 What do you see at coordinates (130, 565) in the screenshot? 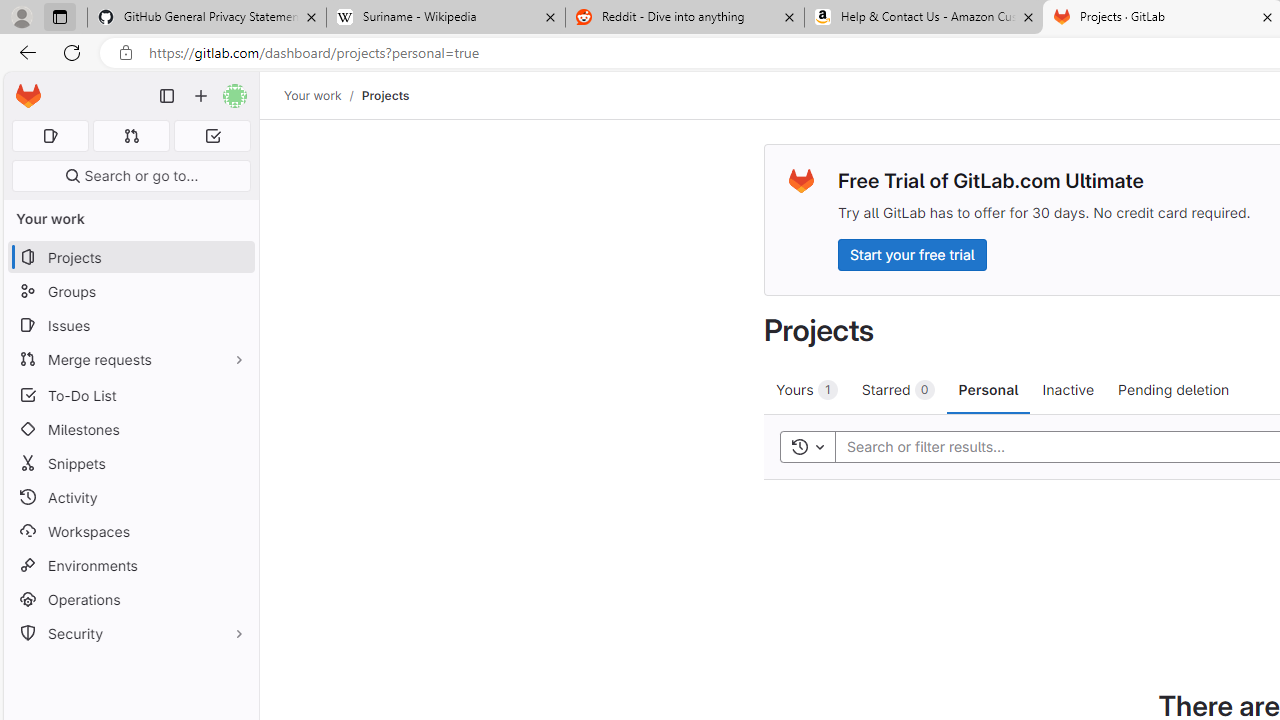
I see `'Environments'` at bounding box center [130, 565].